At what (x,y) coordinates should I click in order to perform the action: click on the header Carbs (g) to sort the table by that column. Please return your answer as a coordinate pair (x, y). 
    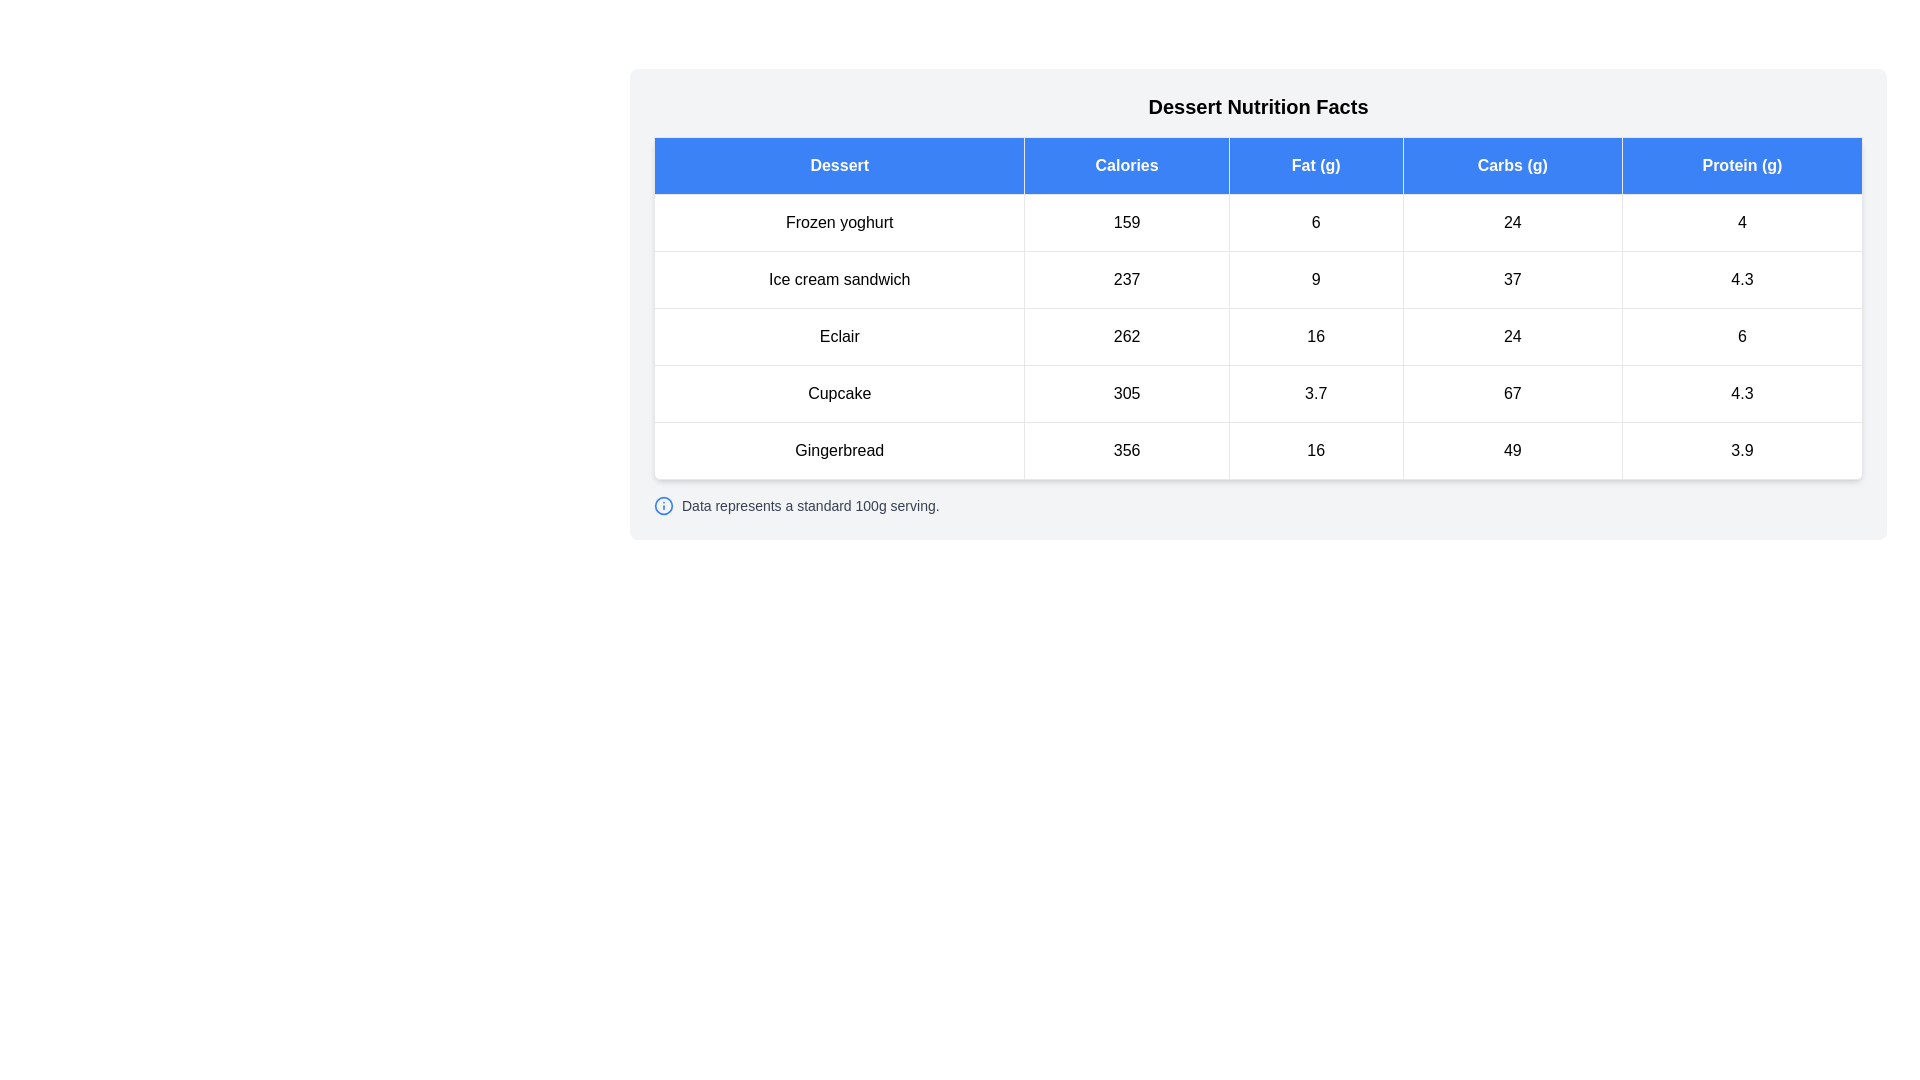
    Looking at the image, I should click on (1512, 164).